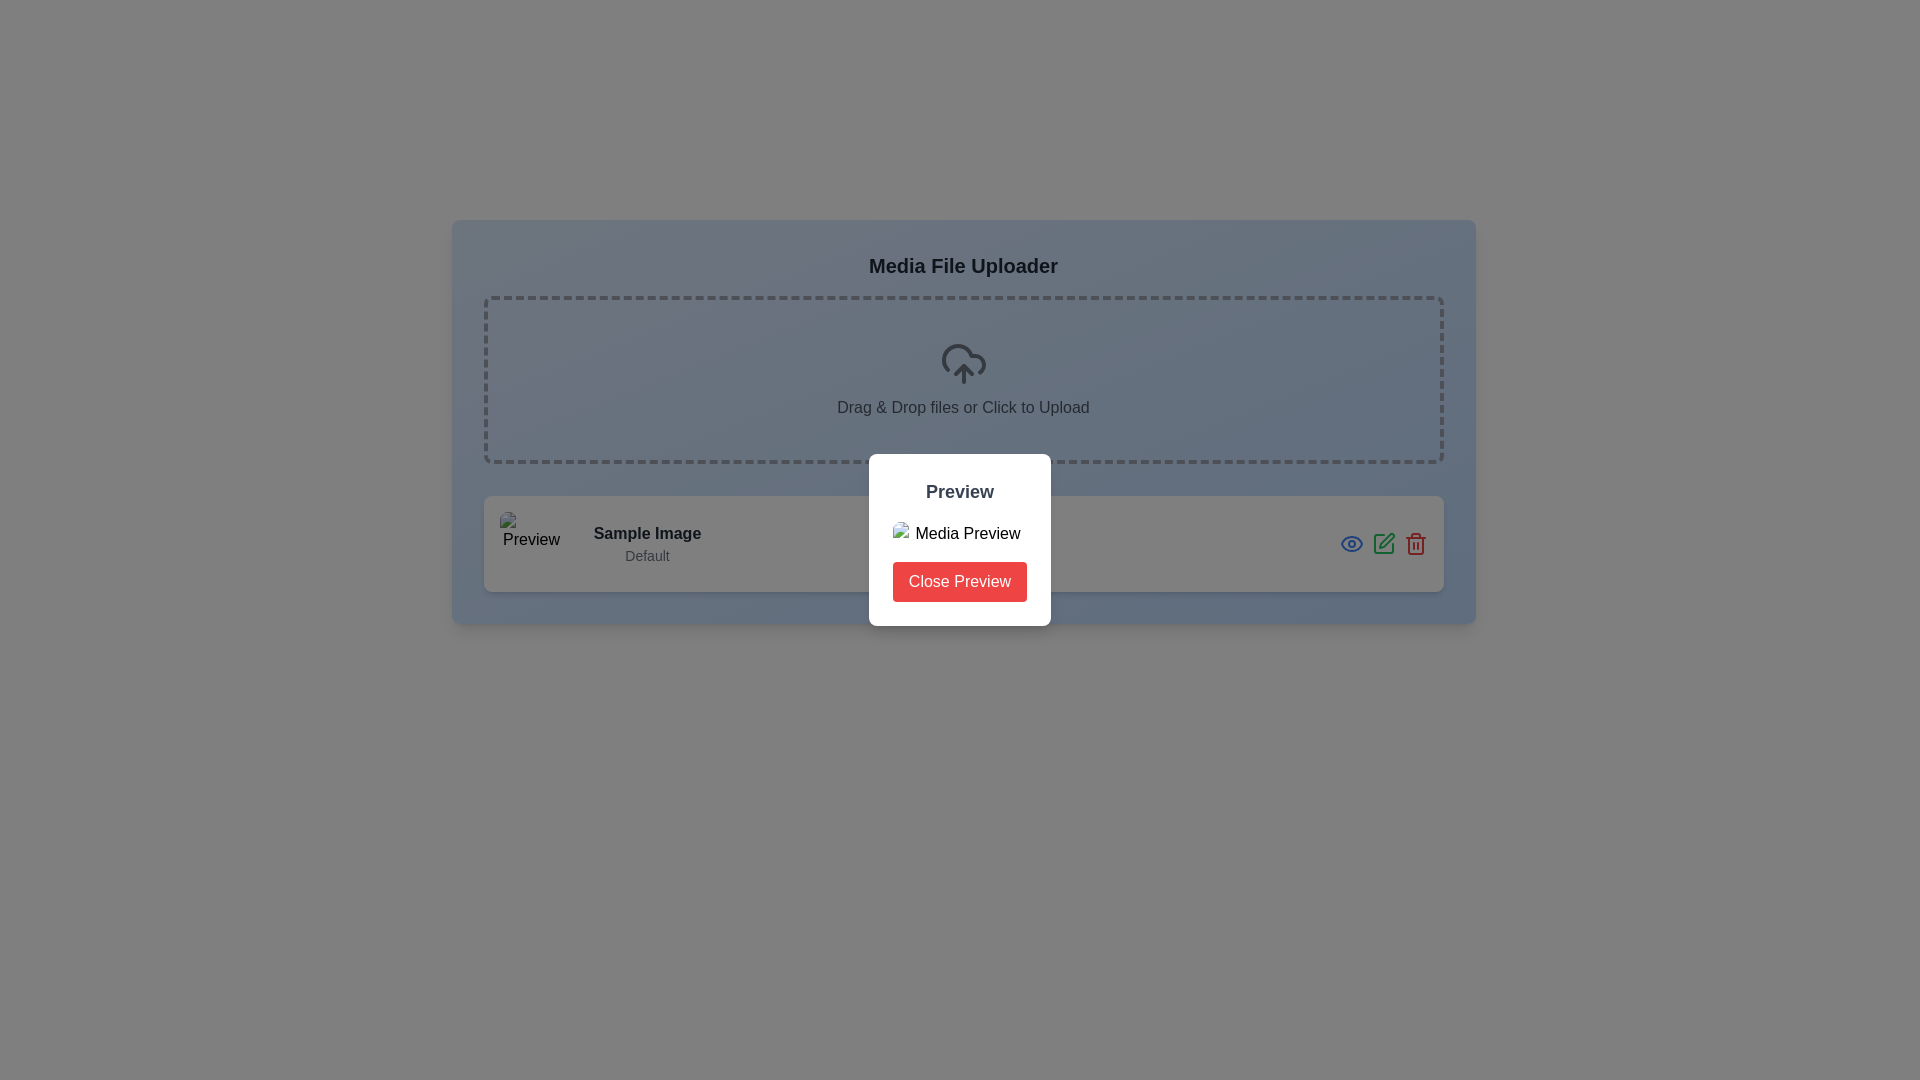 The image size is (1920, 1080). Describe the element at coordinates (1382, 543) in the screenshot. I see `the second icon from the left in the horizontal row of three icons at the right end of the card labeled 'Sample Image Default'` at that location.